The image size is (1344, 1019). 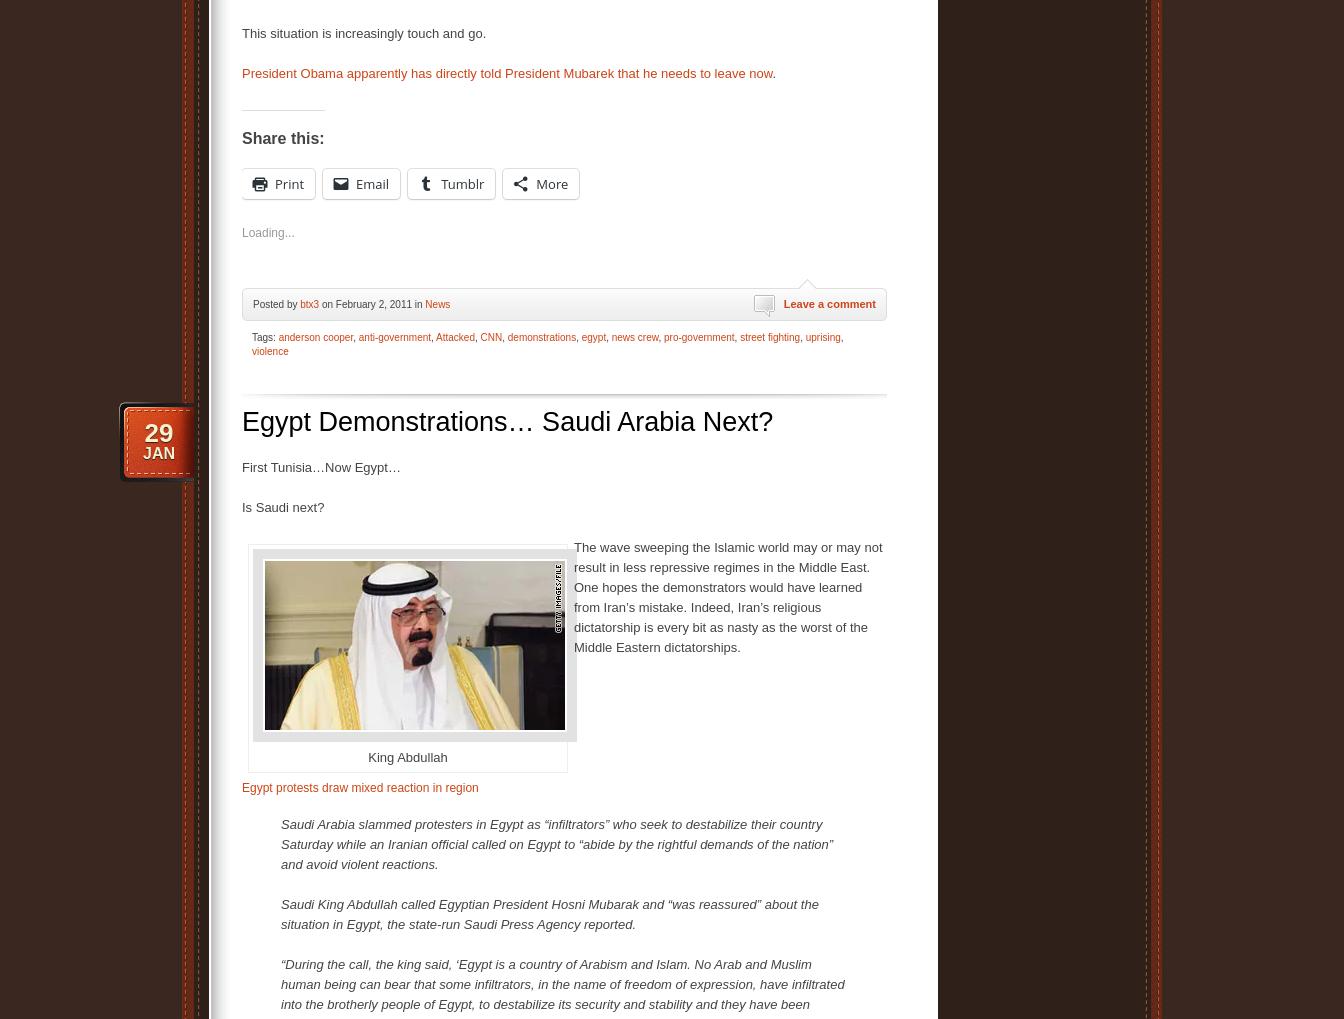 I want to click on 'violence', so click(x=270, y=351).